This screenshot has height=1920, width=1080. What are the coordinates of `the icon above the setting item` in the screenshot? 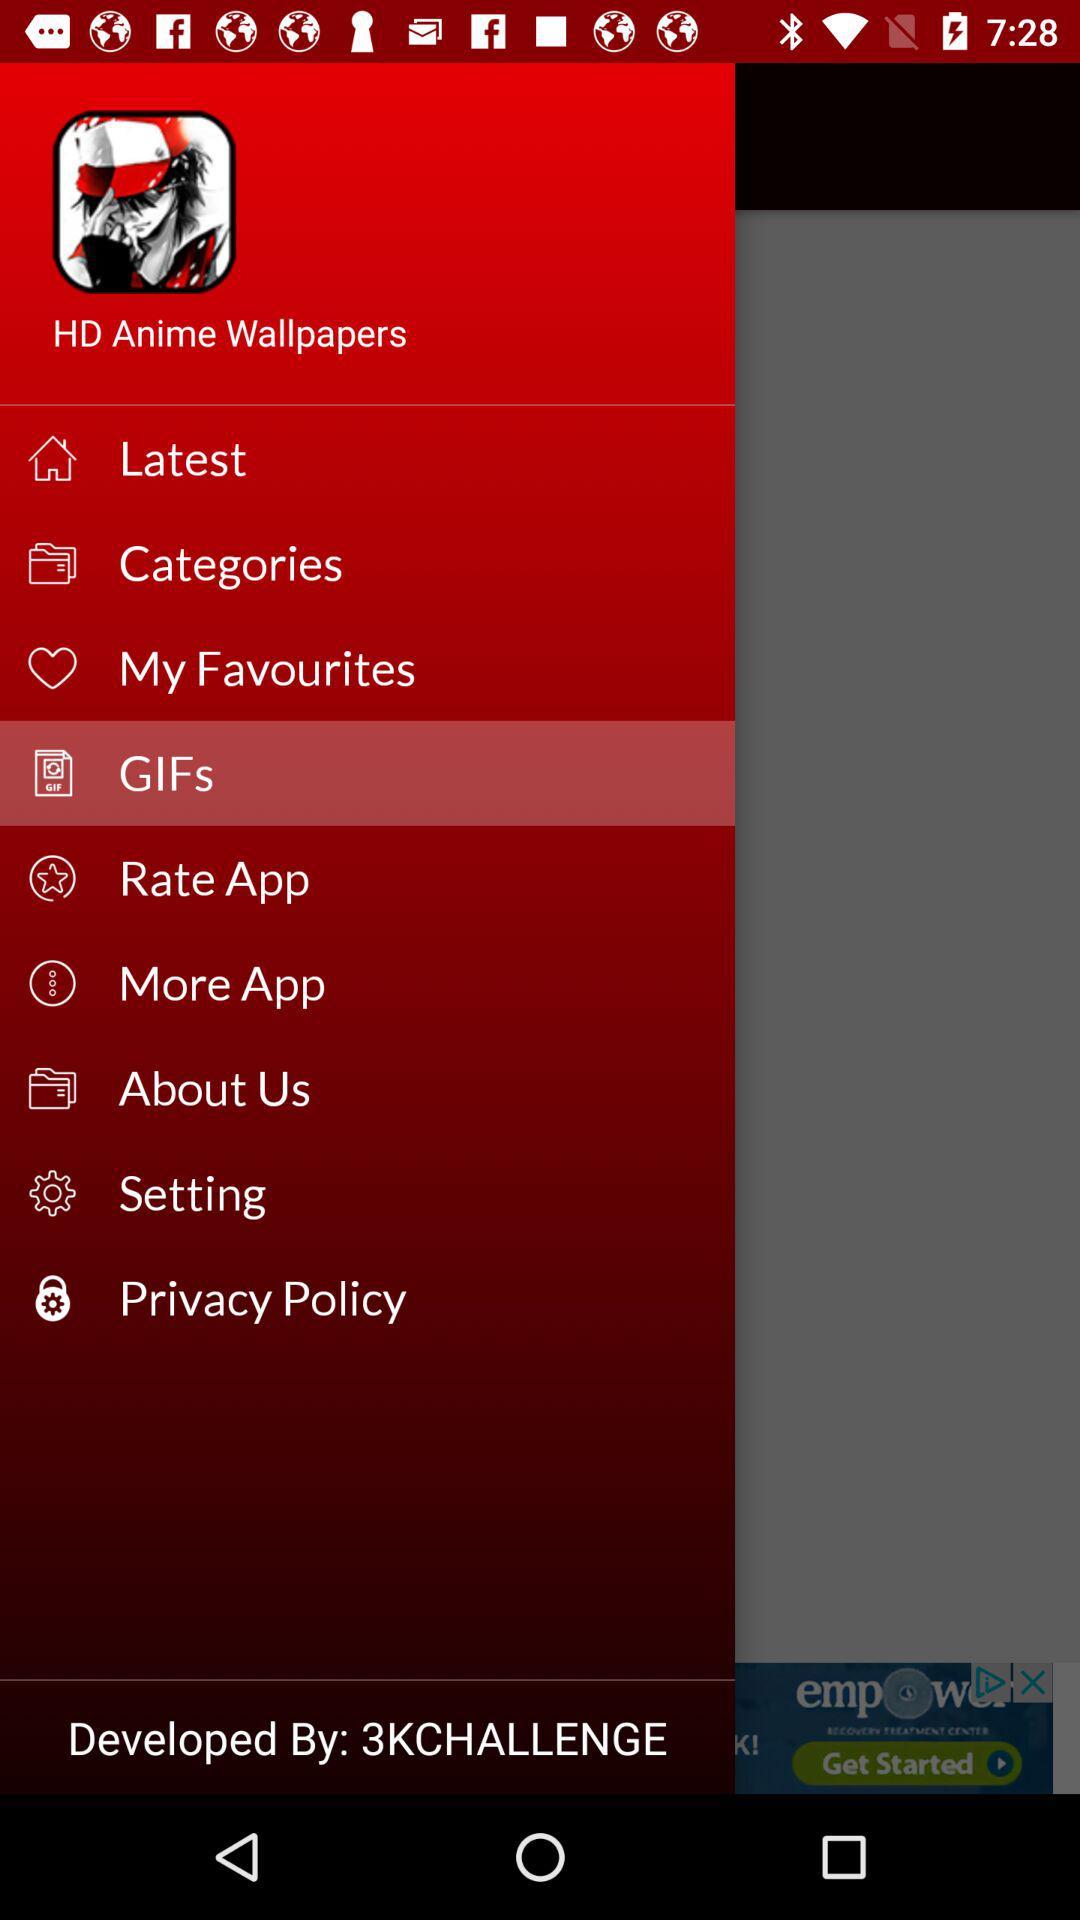 It's located at (412, 1087).